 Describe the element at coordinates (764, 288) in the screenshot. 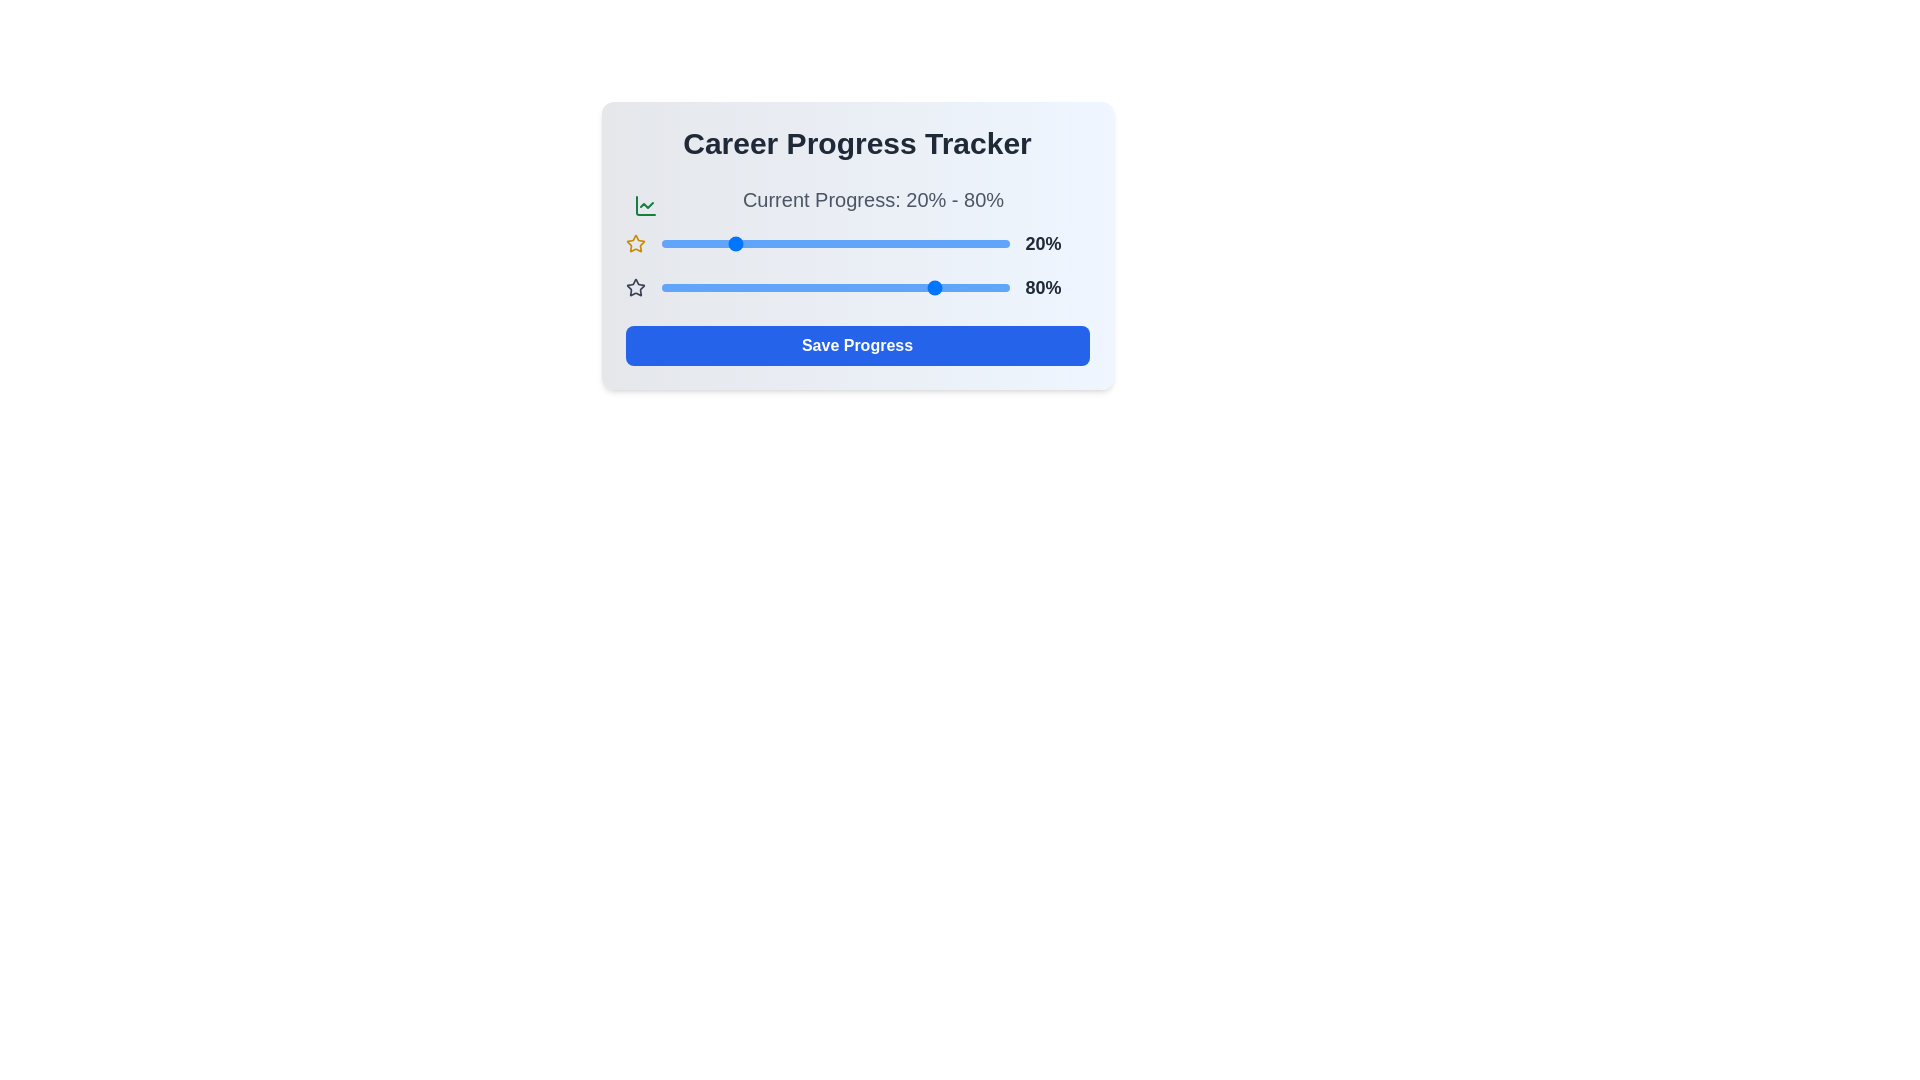

I see `the second progress slider to 30%` at that location.